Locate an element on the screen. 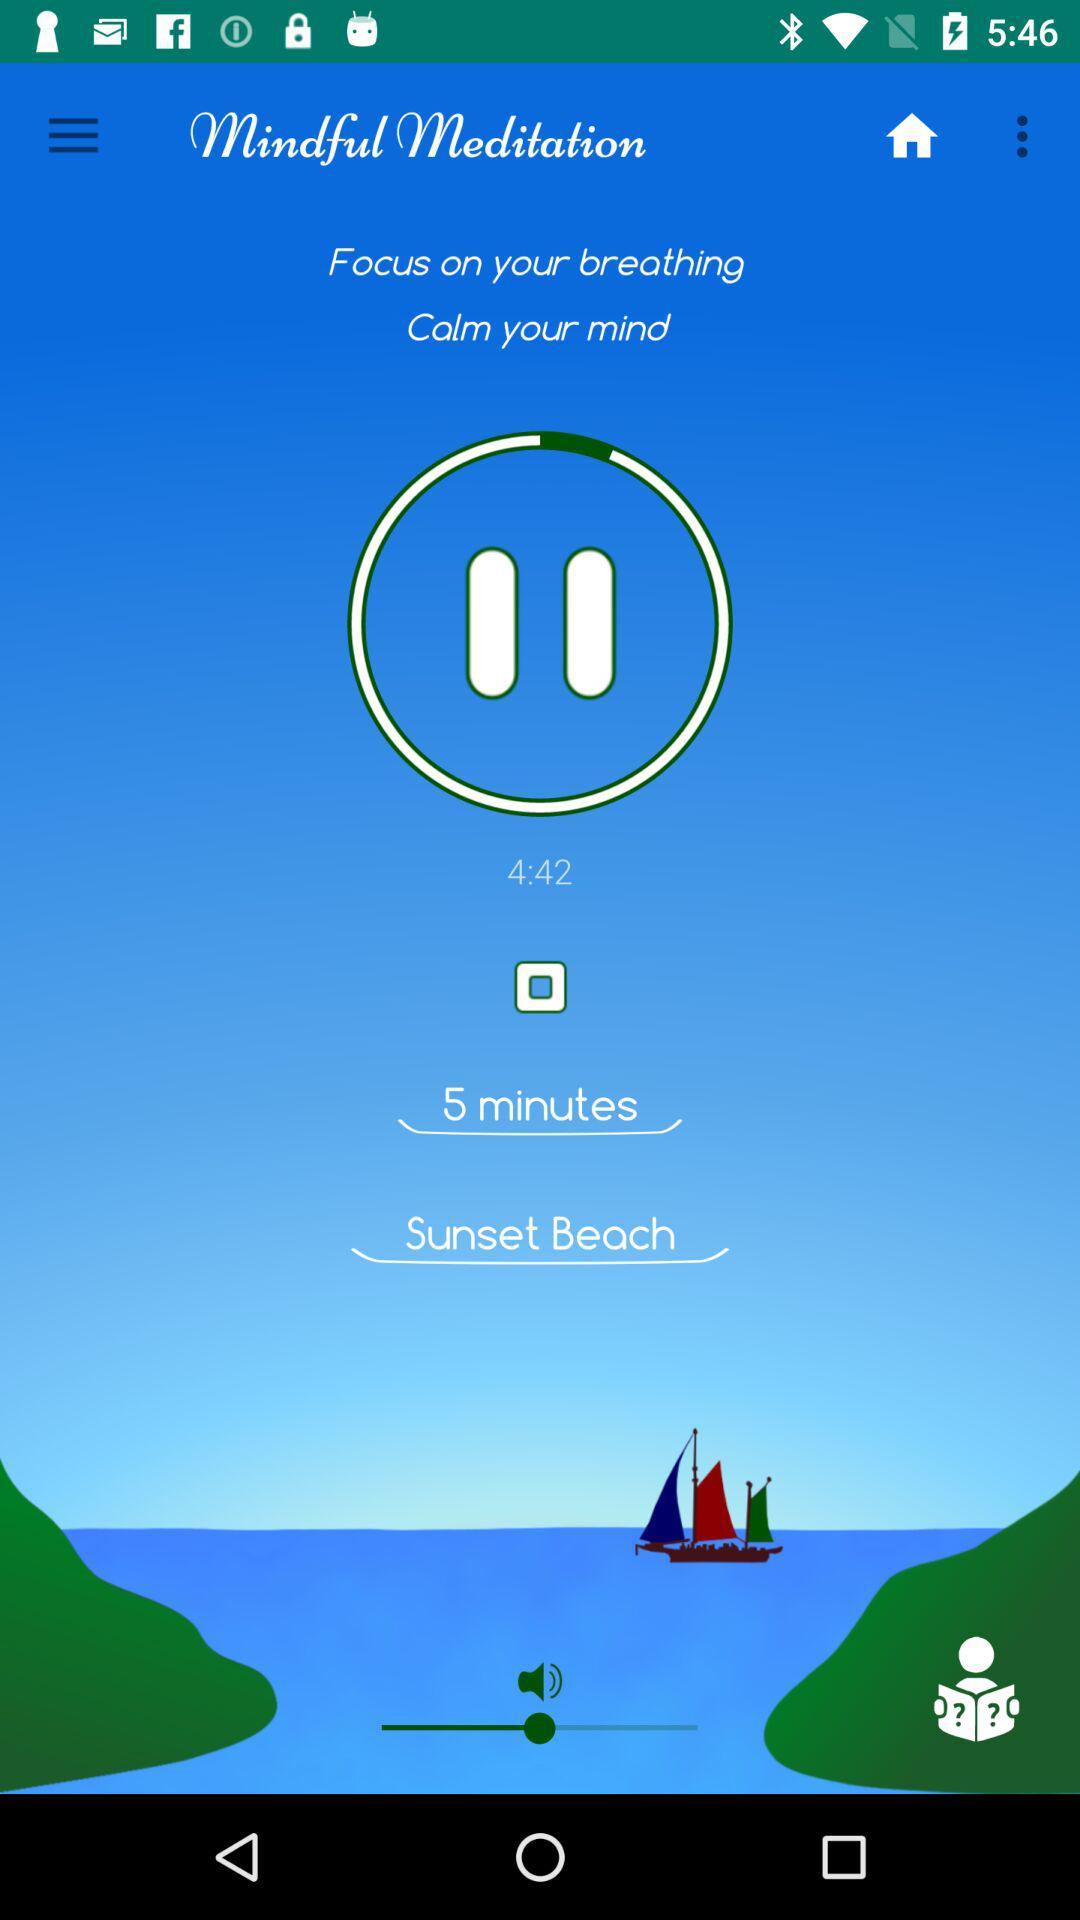 This screenshot has height=1920, width=1080. icon to the left of mindful meditation is located at coordinates (72, 135).